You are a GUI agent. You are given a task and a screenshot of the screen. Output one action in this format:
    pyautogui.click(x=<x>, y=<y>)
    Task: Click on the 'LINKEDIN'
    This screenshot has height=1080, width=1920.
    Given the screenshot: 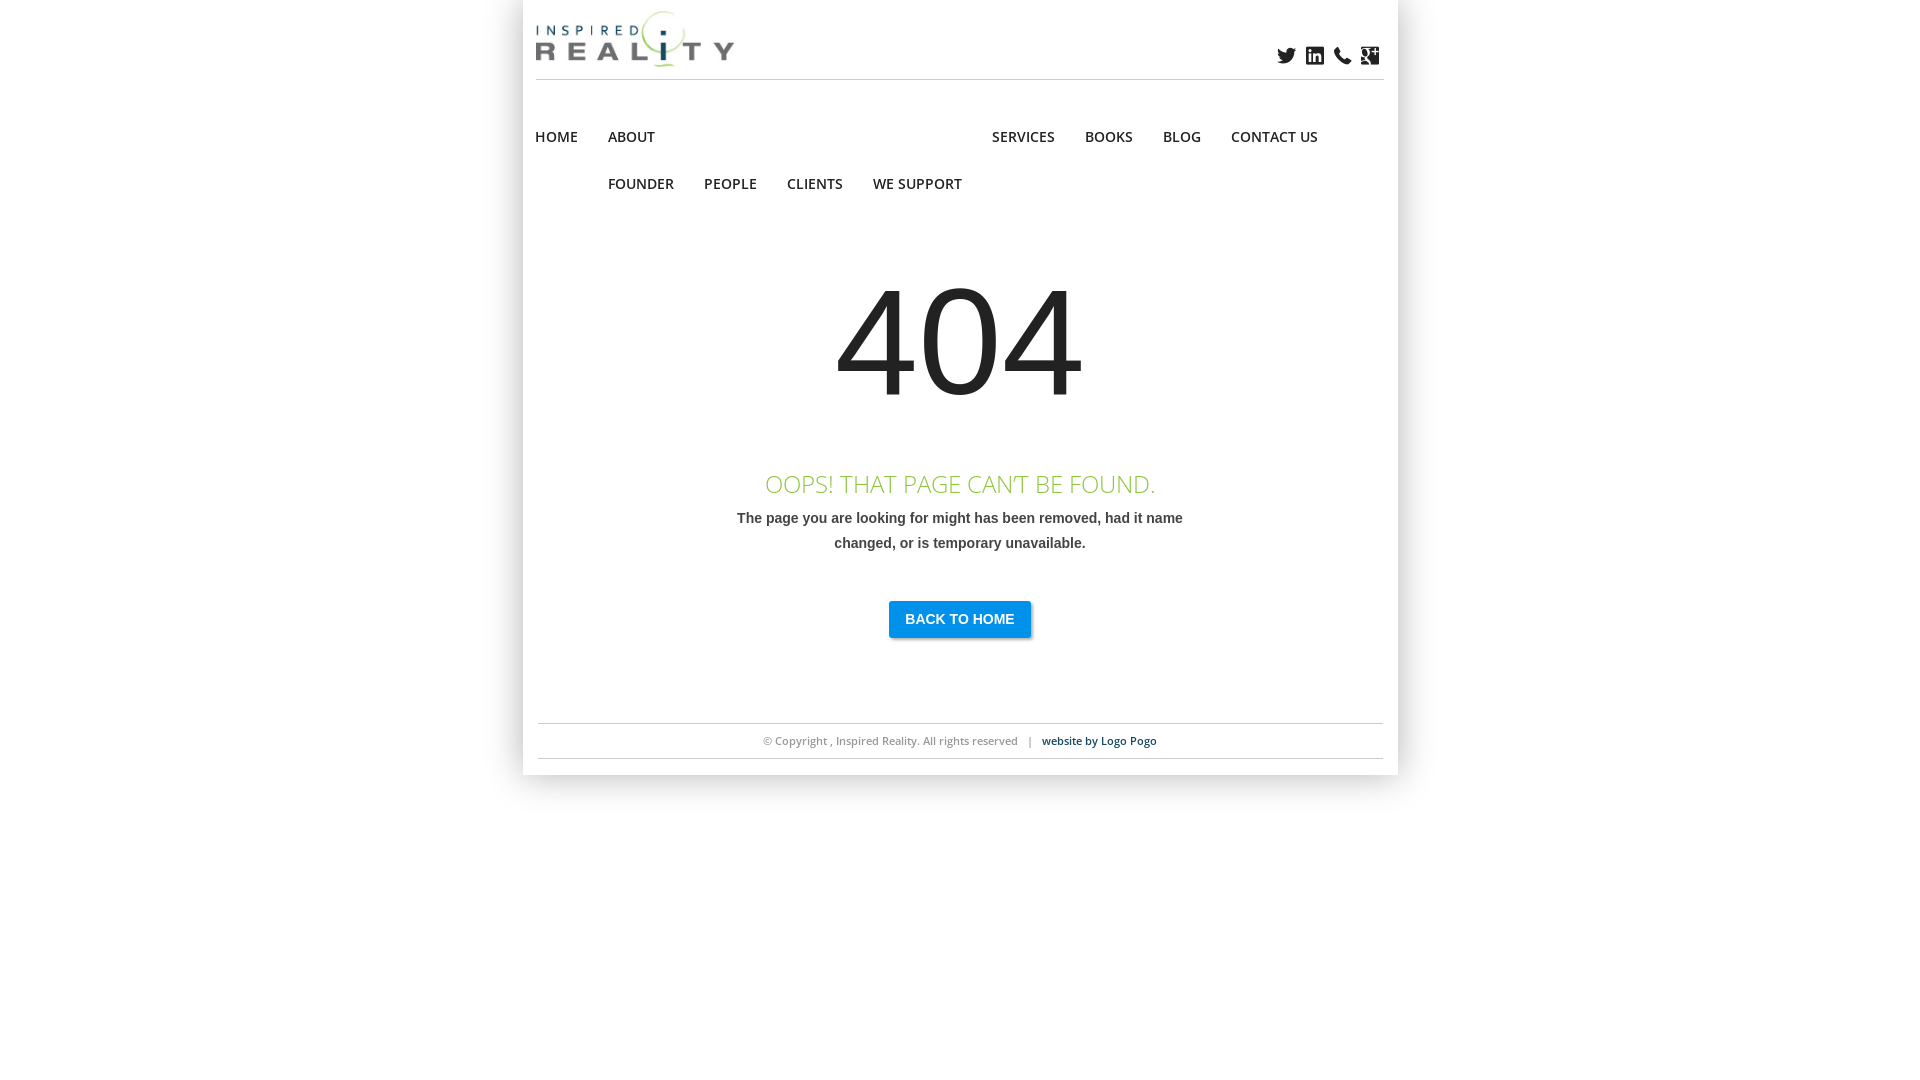 What is the action you would take?
    pyautogui.click(x=1315, y=55)
    